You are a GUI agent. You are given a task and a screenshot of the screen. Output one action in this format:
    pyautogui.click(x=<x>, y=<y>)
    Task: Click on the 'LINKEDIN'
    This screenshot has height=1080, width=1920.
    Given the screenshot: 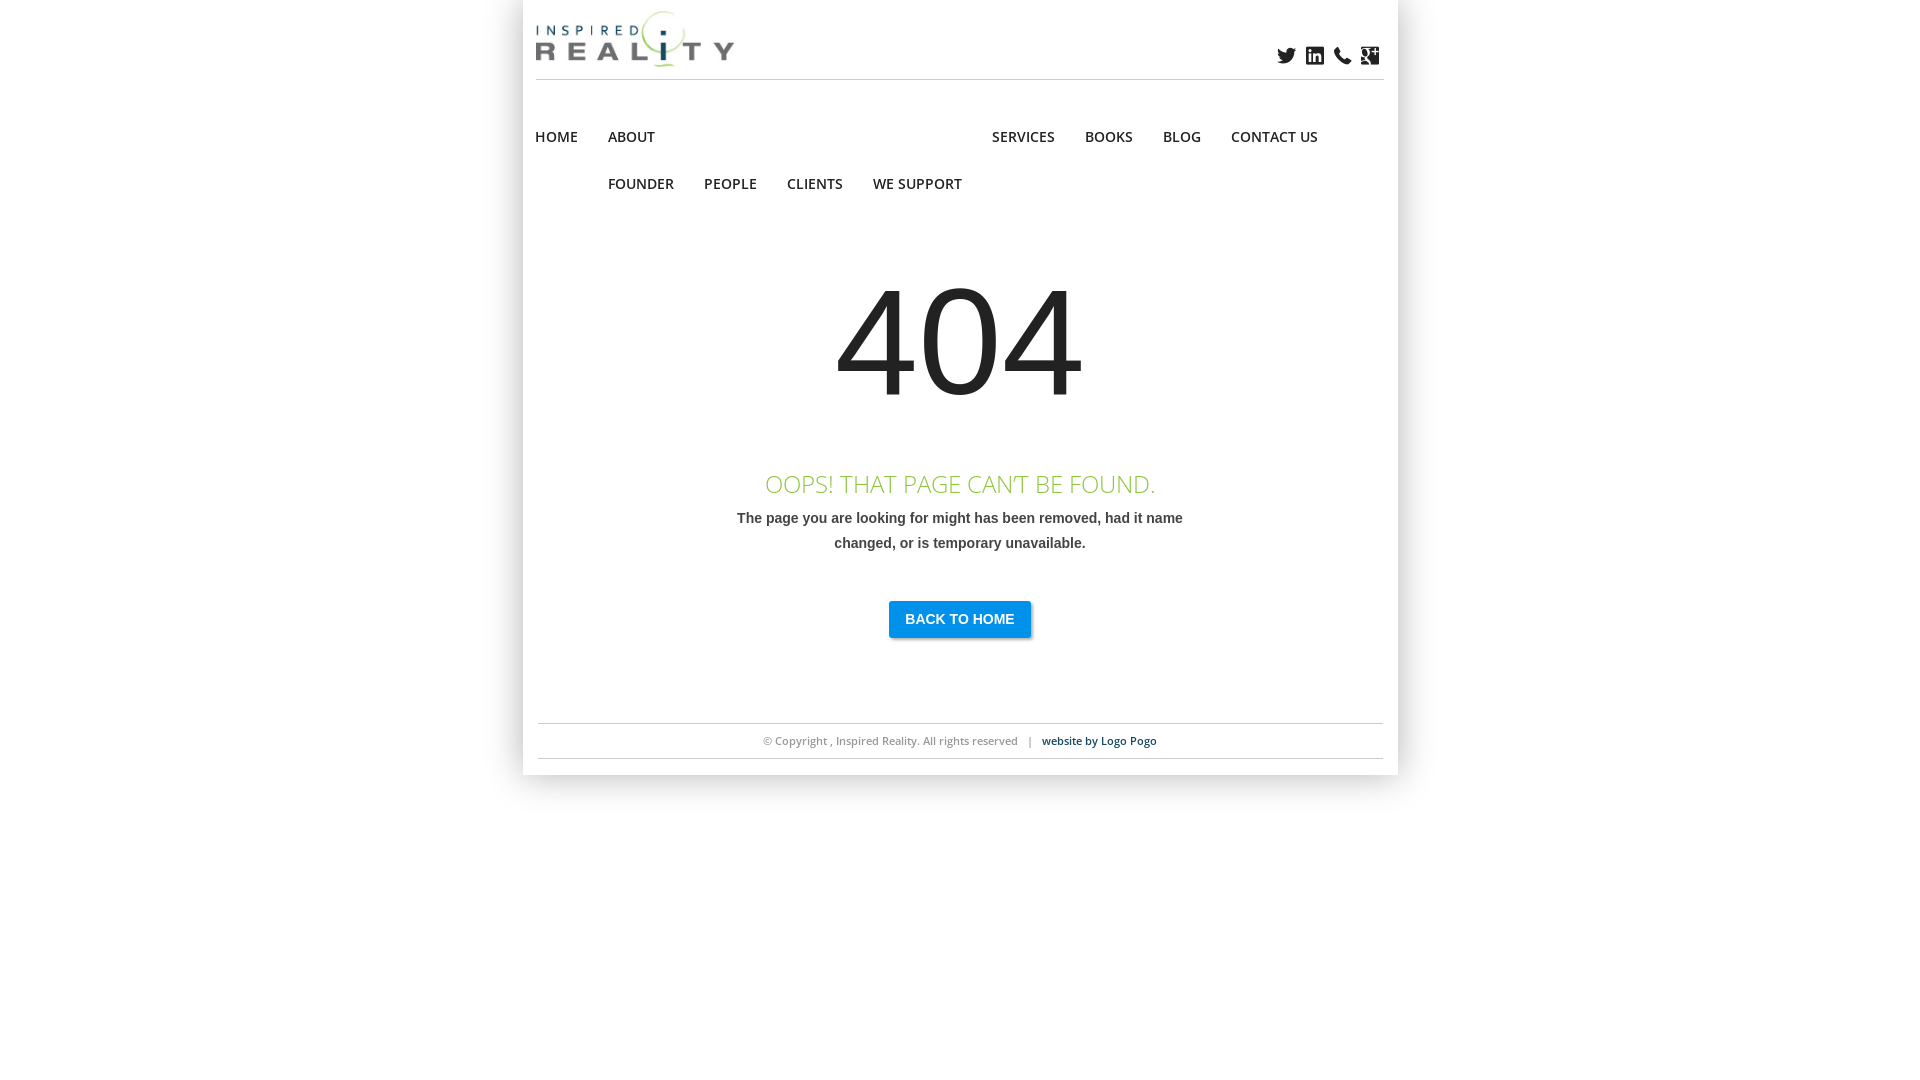 What is the action you would take?
    pyautogui.click(x=1315, y=55)
    